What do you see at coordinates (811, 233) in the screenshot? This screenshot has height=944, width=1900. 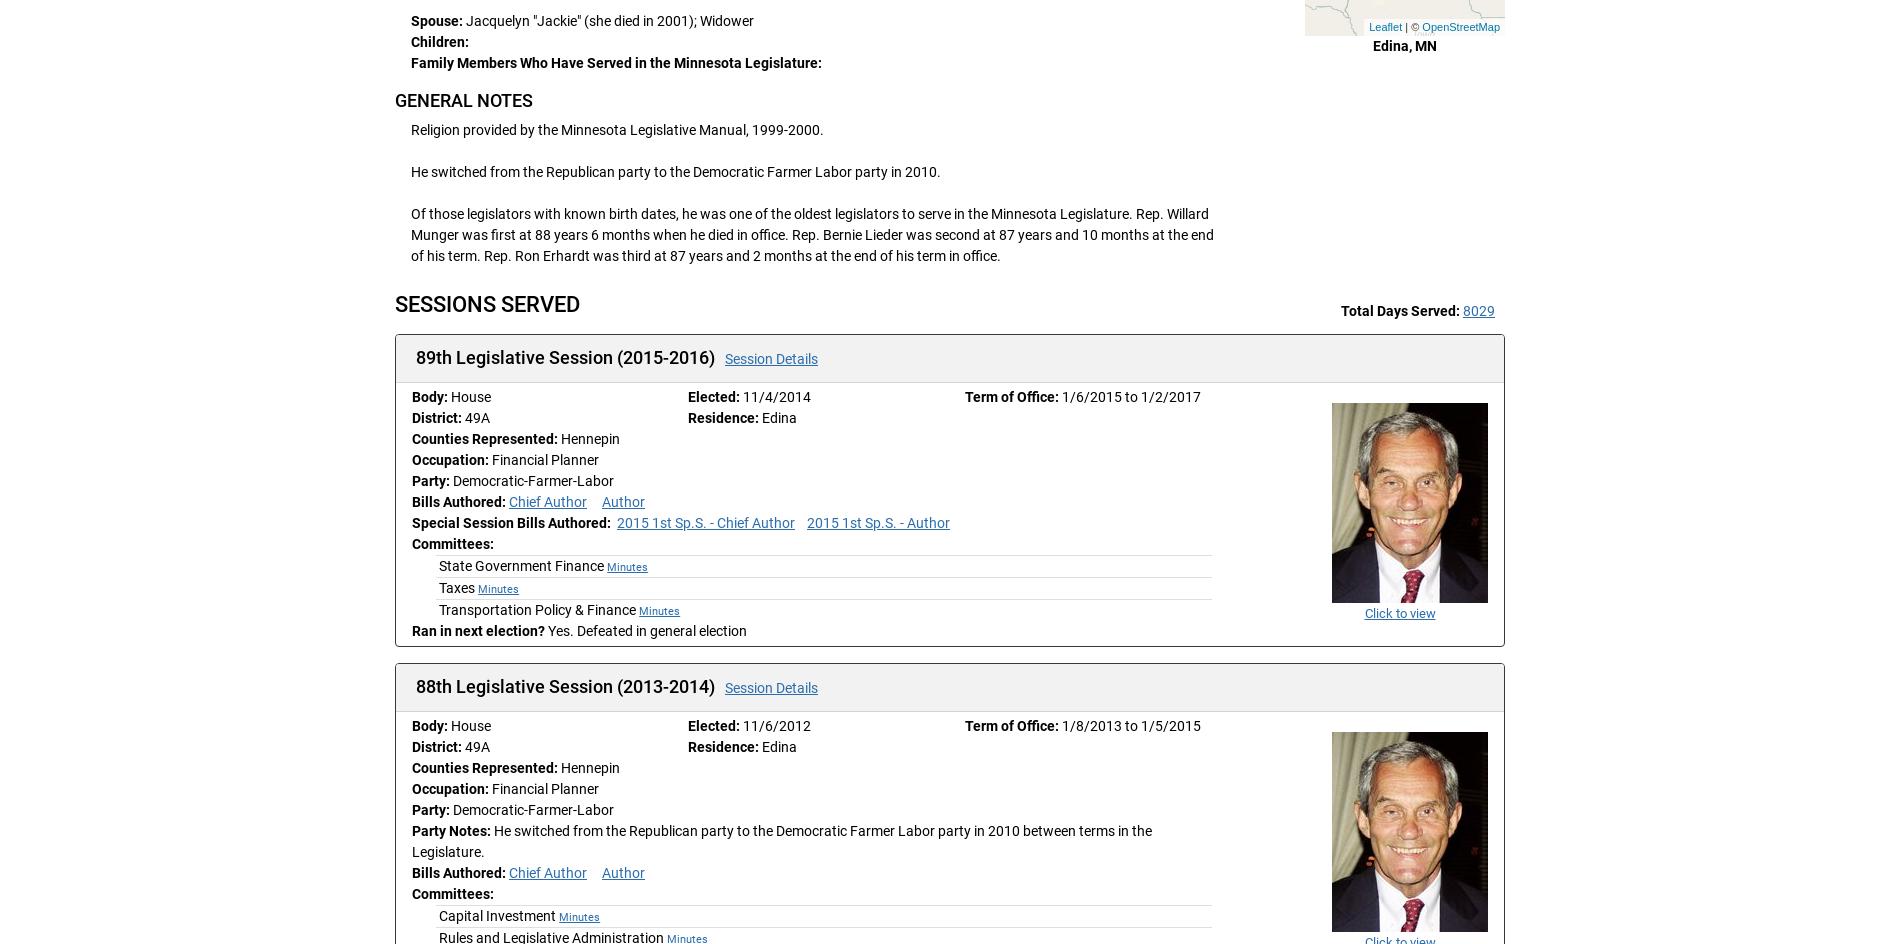 I see `'Of those legislators with known birth dates, he was one of the oldest legislators to serve in the Minnesota Legislature.  Rep. Willard Munger was first at 88 years 6 months when he died in office.  Rep. Bernie Lieder was second at 87 years and 10 months at the end of his term.  Rep. Ron Erhardt was third at 87 years and 2 months at the end of his term in office.'` at bounding box center [811, 233].